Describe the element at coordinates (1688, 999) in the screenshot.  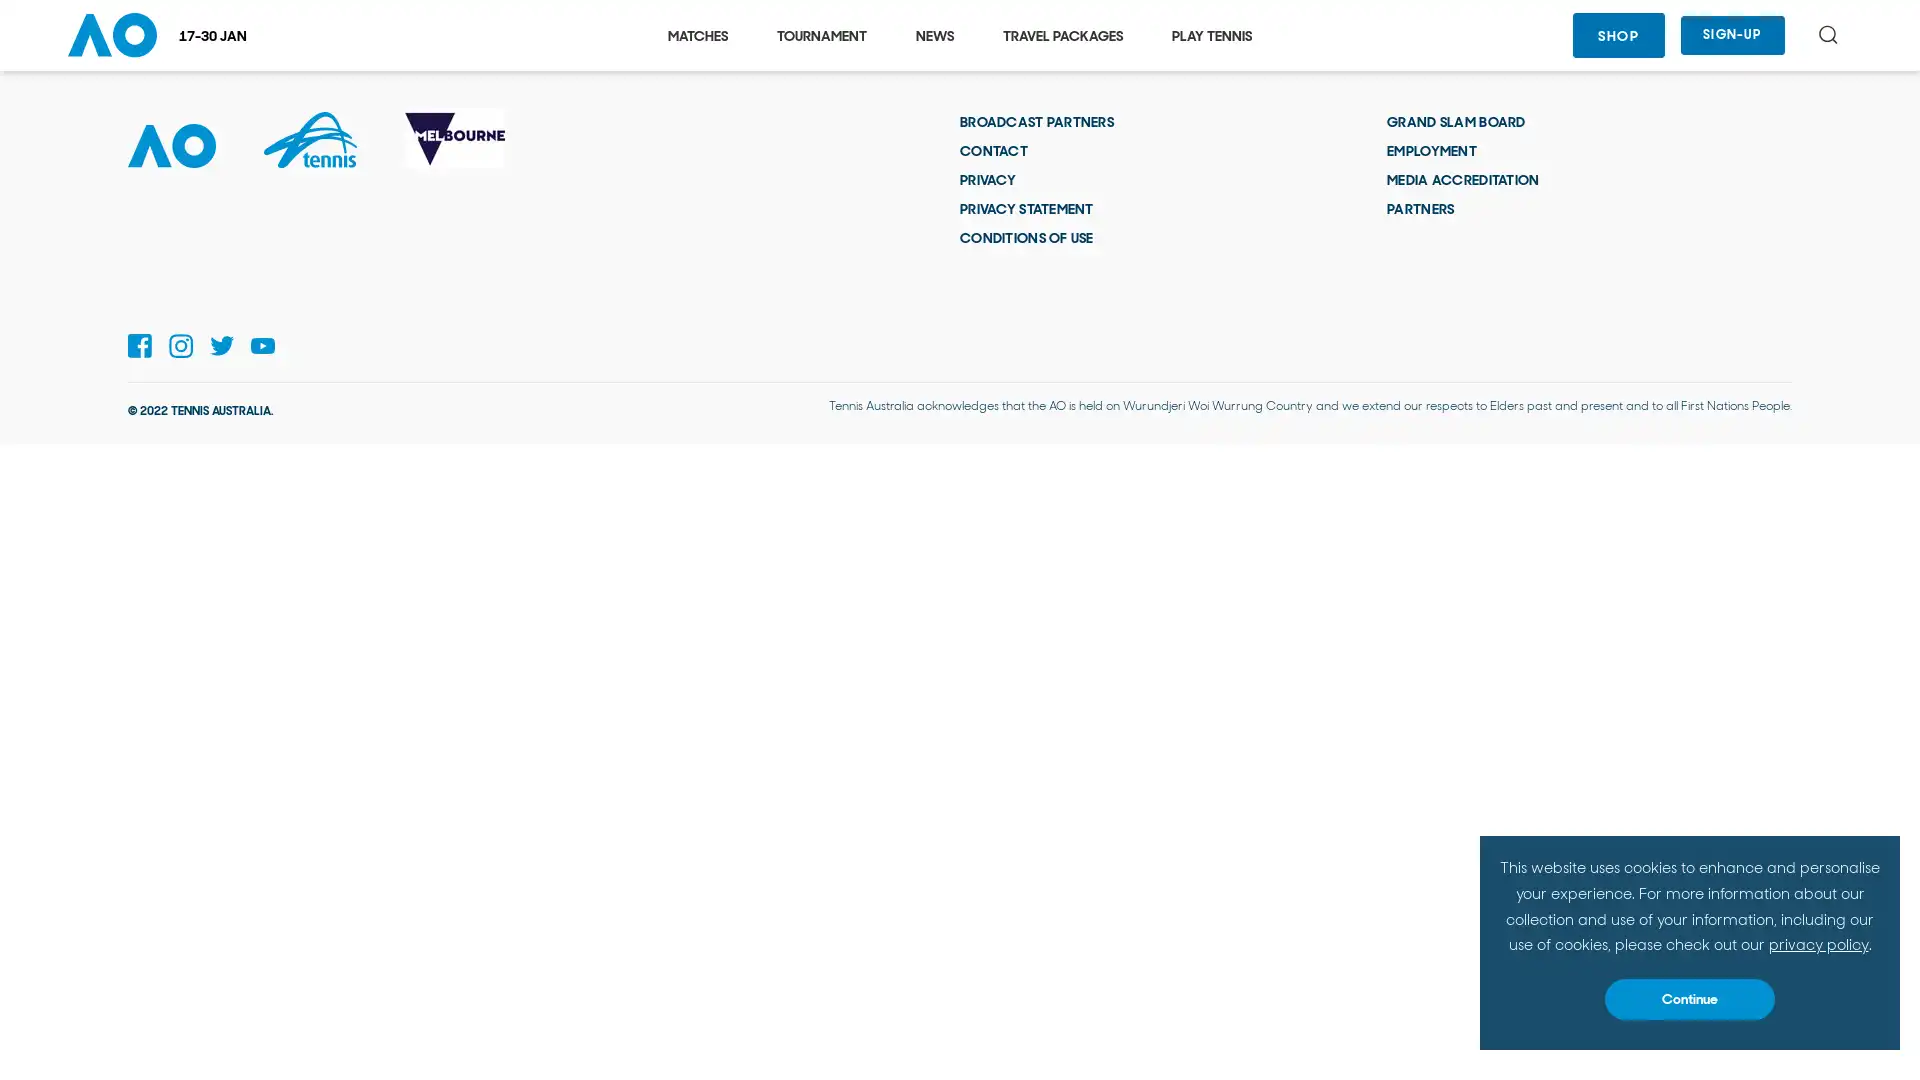
I see `Continue` at that location.